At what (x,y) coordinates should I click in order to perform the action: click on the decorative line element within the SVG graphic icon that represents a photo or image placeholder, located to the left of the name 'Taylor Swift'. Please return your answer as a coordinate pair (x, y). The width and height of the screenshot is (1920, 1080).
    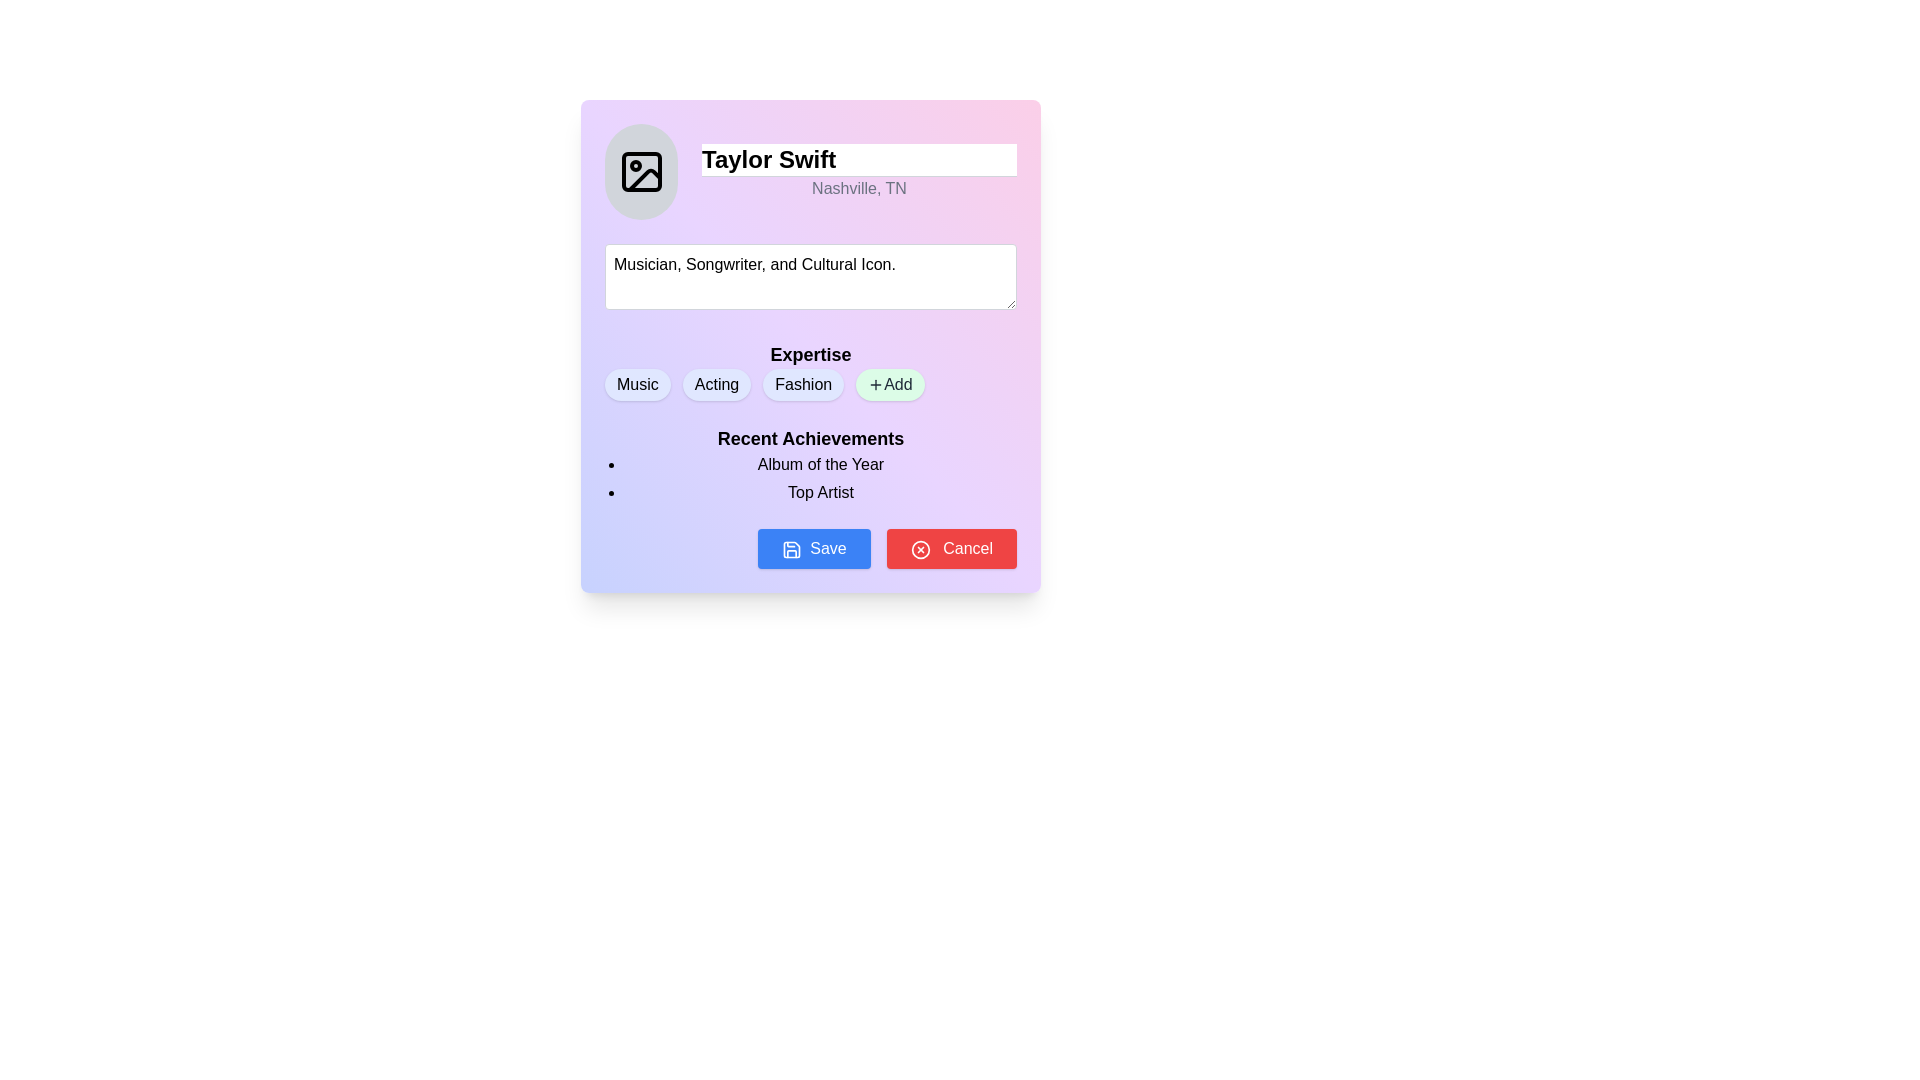
    Looking at the image, I should click on (644, 180).